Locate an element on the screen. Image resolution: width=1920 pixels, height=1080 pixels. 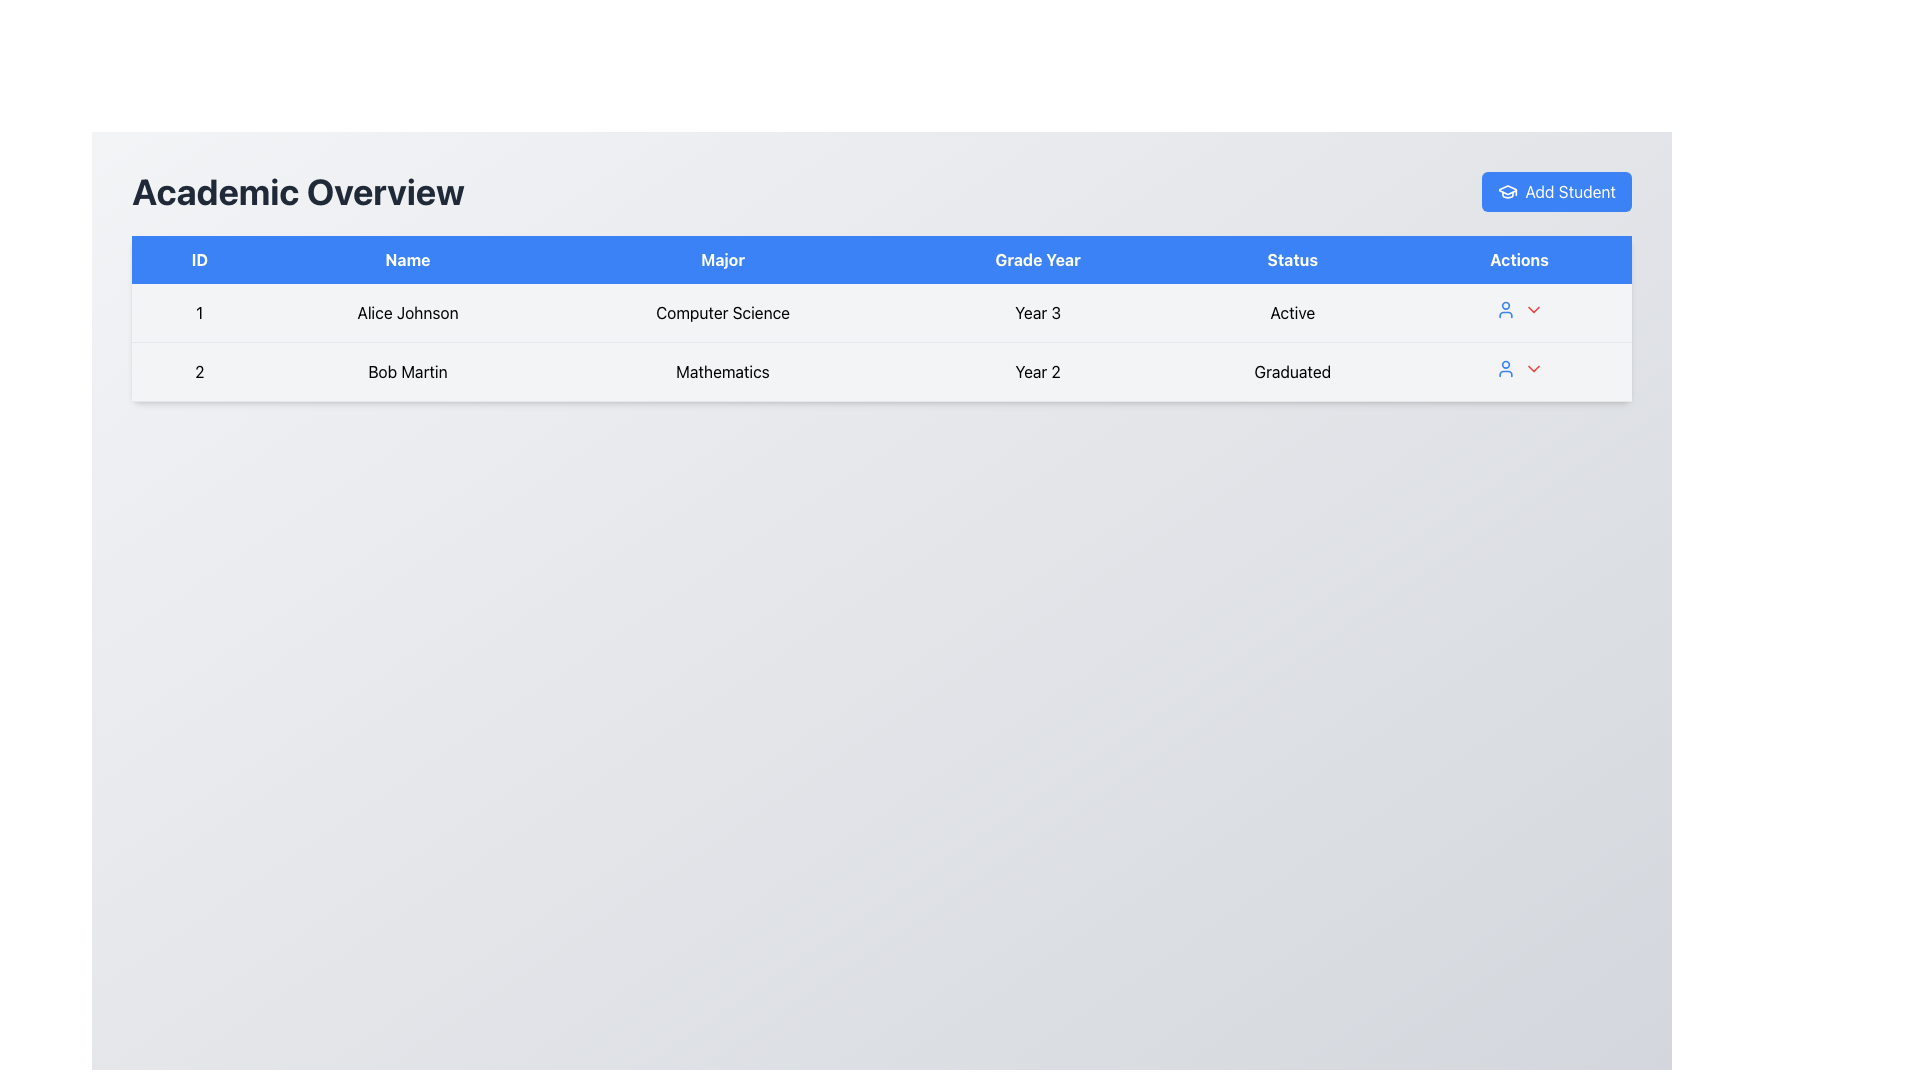
the interactive Action Cell in the 'Actions' column of the first row, which contains a blue person icon and a red downward arrow icon is located at coordinates (1519, 313).